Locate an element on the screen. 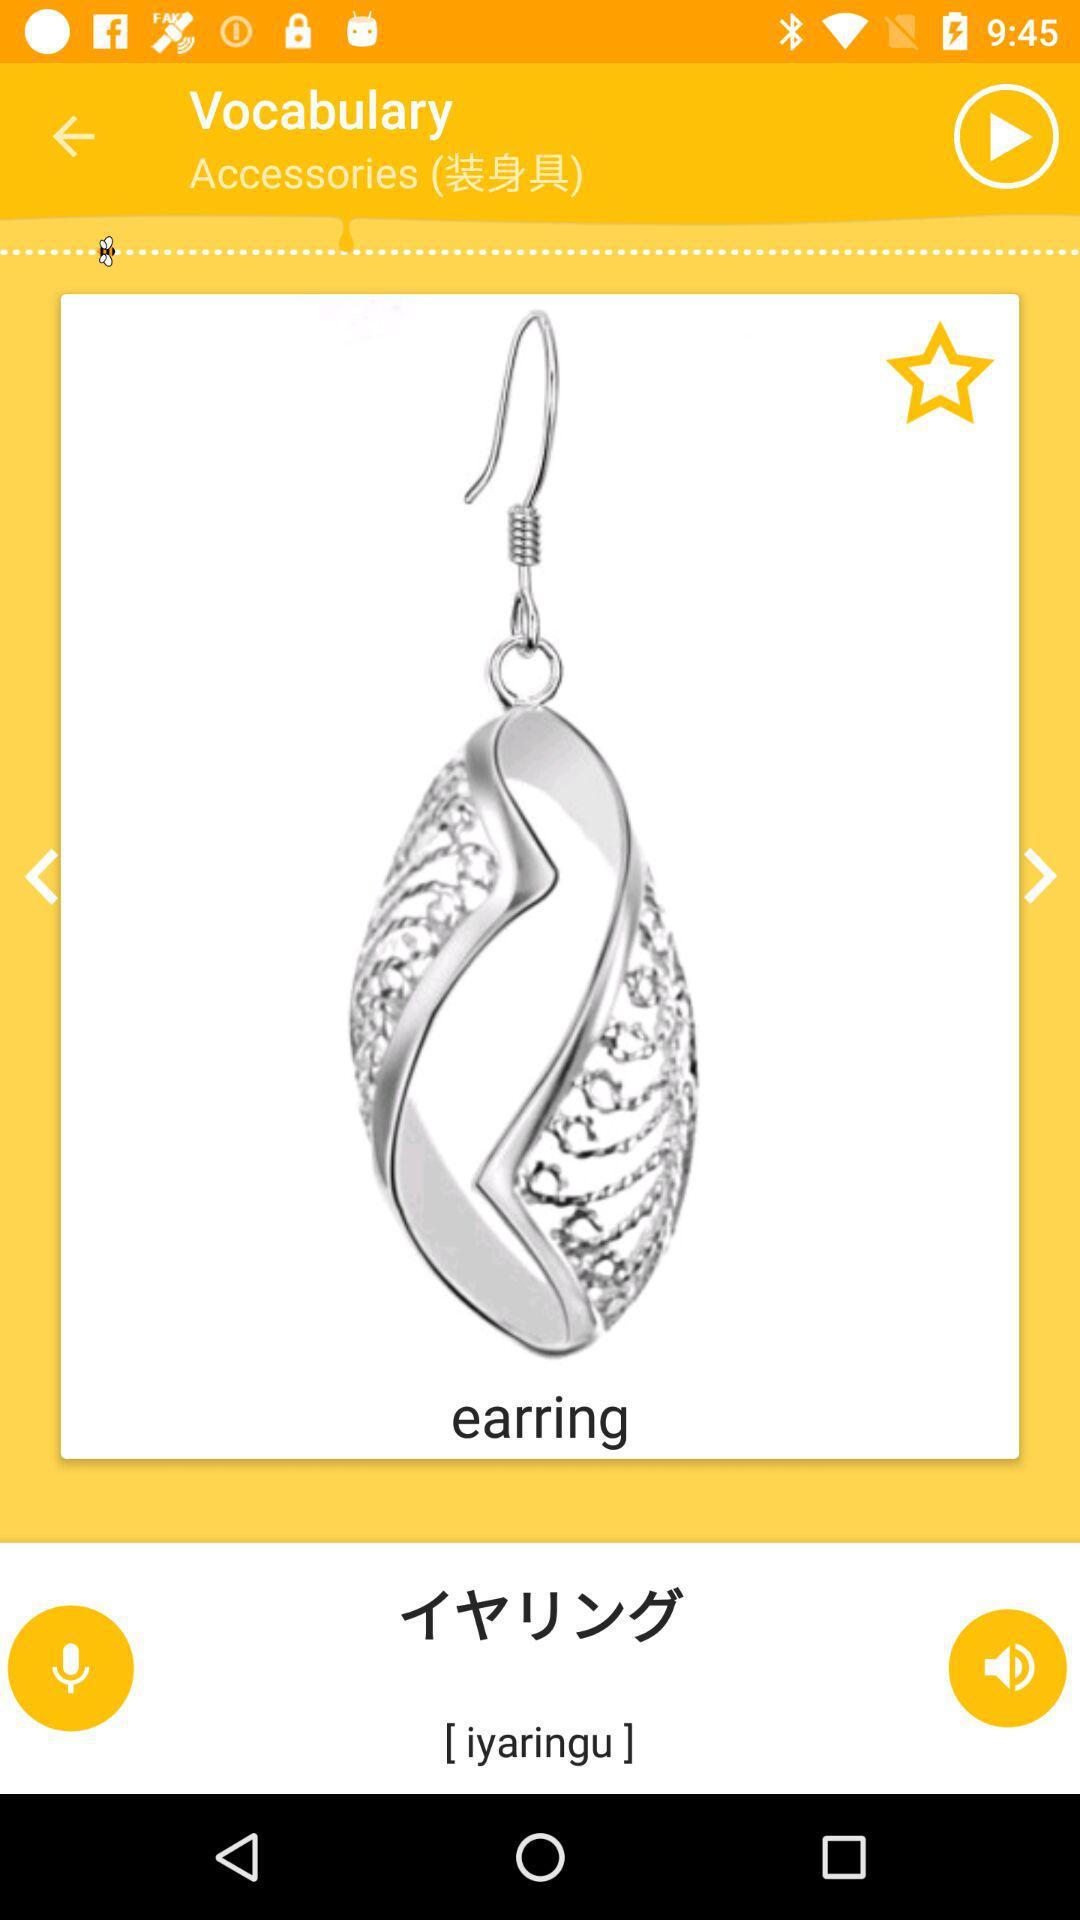  the arrow_backward icon is located at coordinates (47, 876).